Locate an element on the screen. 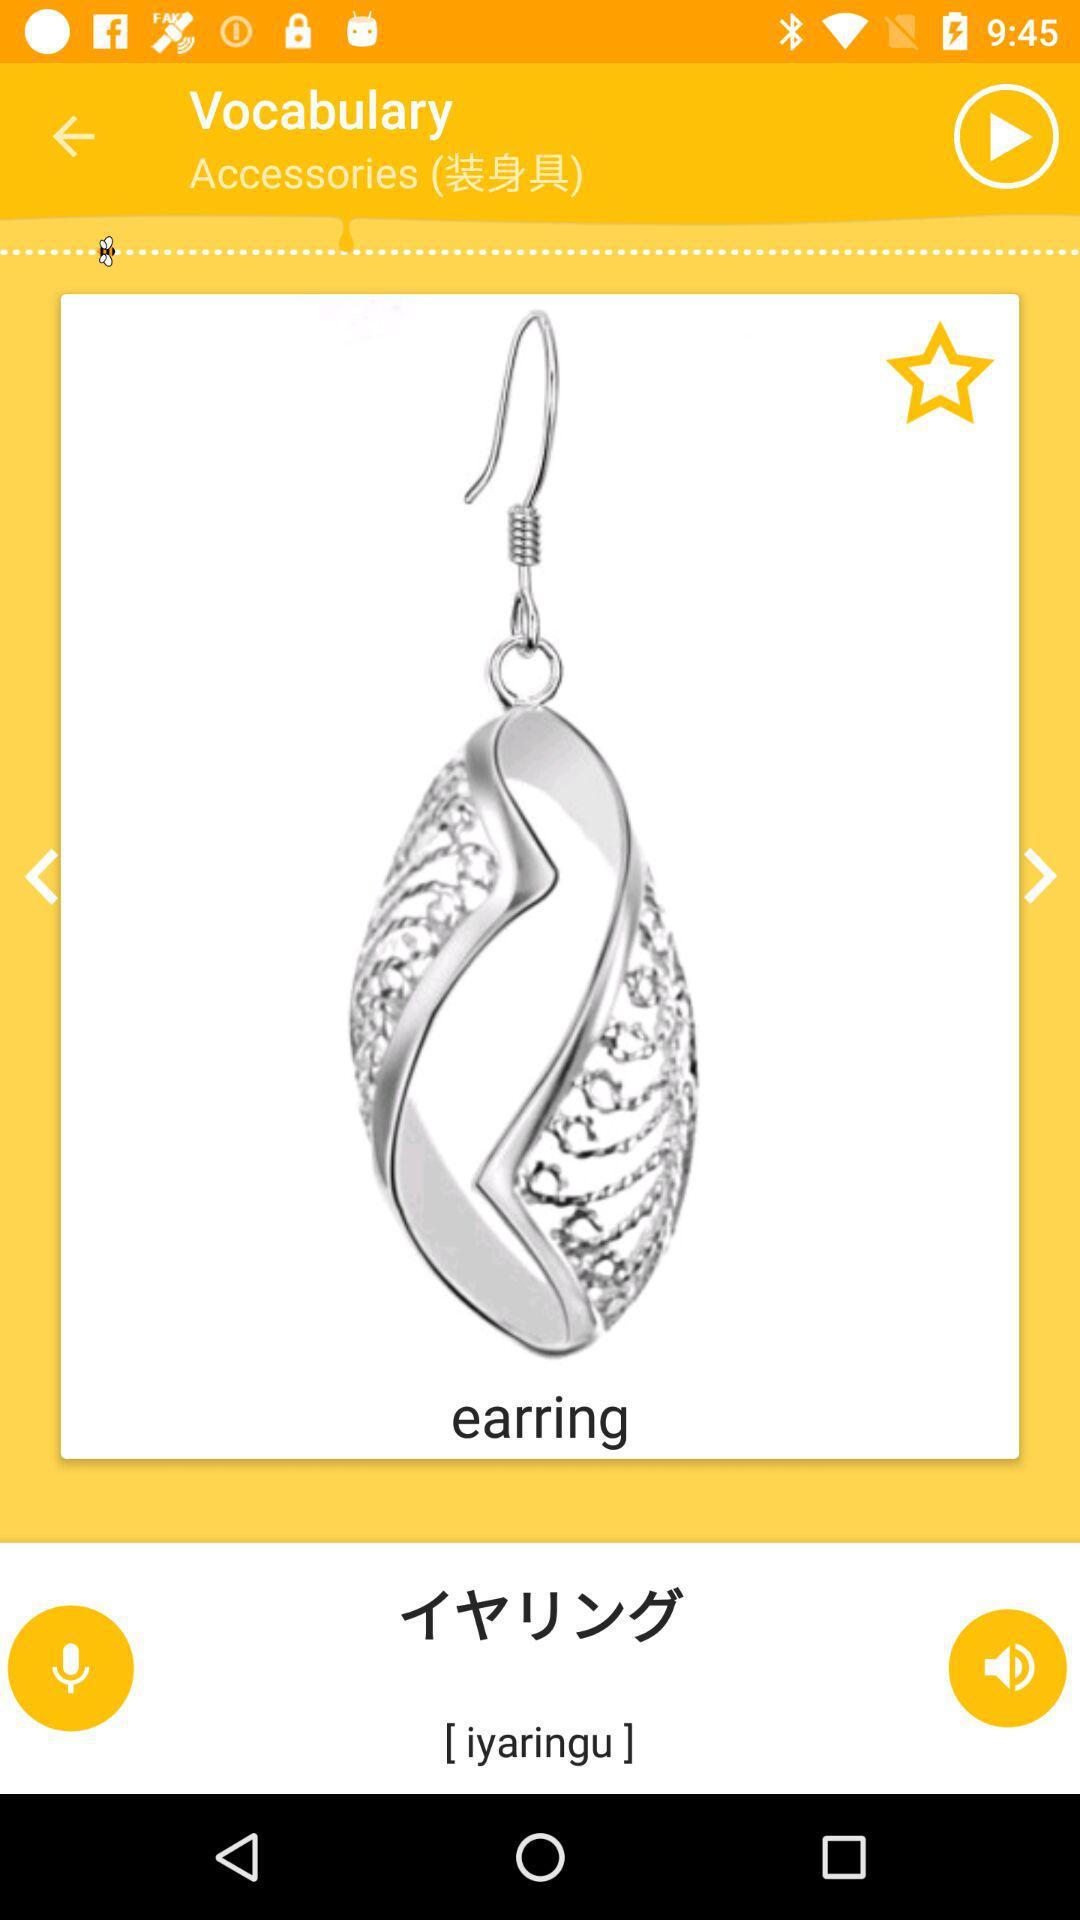  the arrow_backward icon is located at coordinates (47, 876).